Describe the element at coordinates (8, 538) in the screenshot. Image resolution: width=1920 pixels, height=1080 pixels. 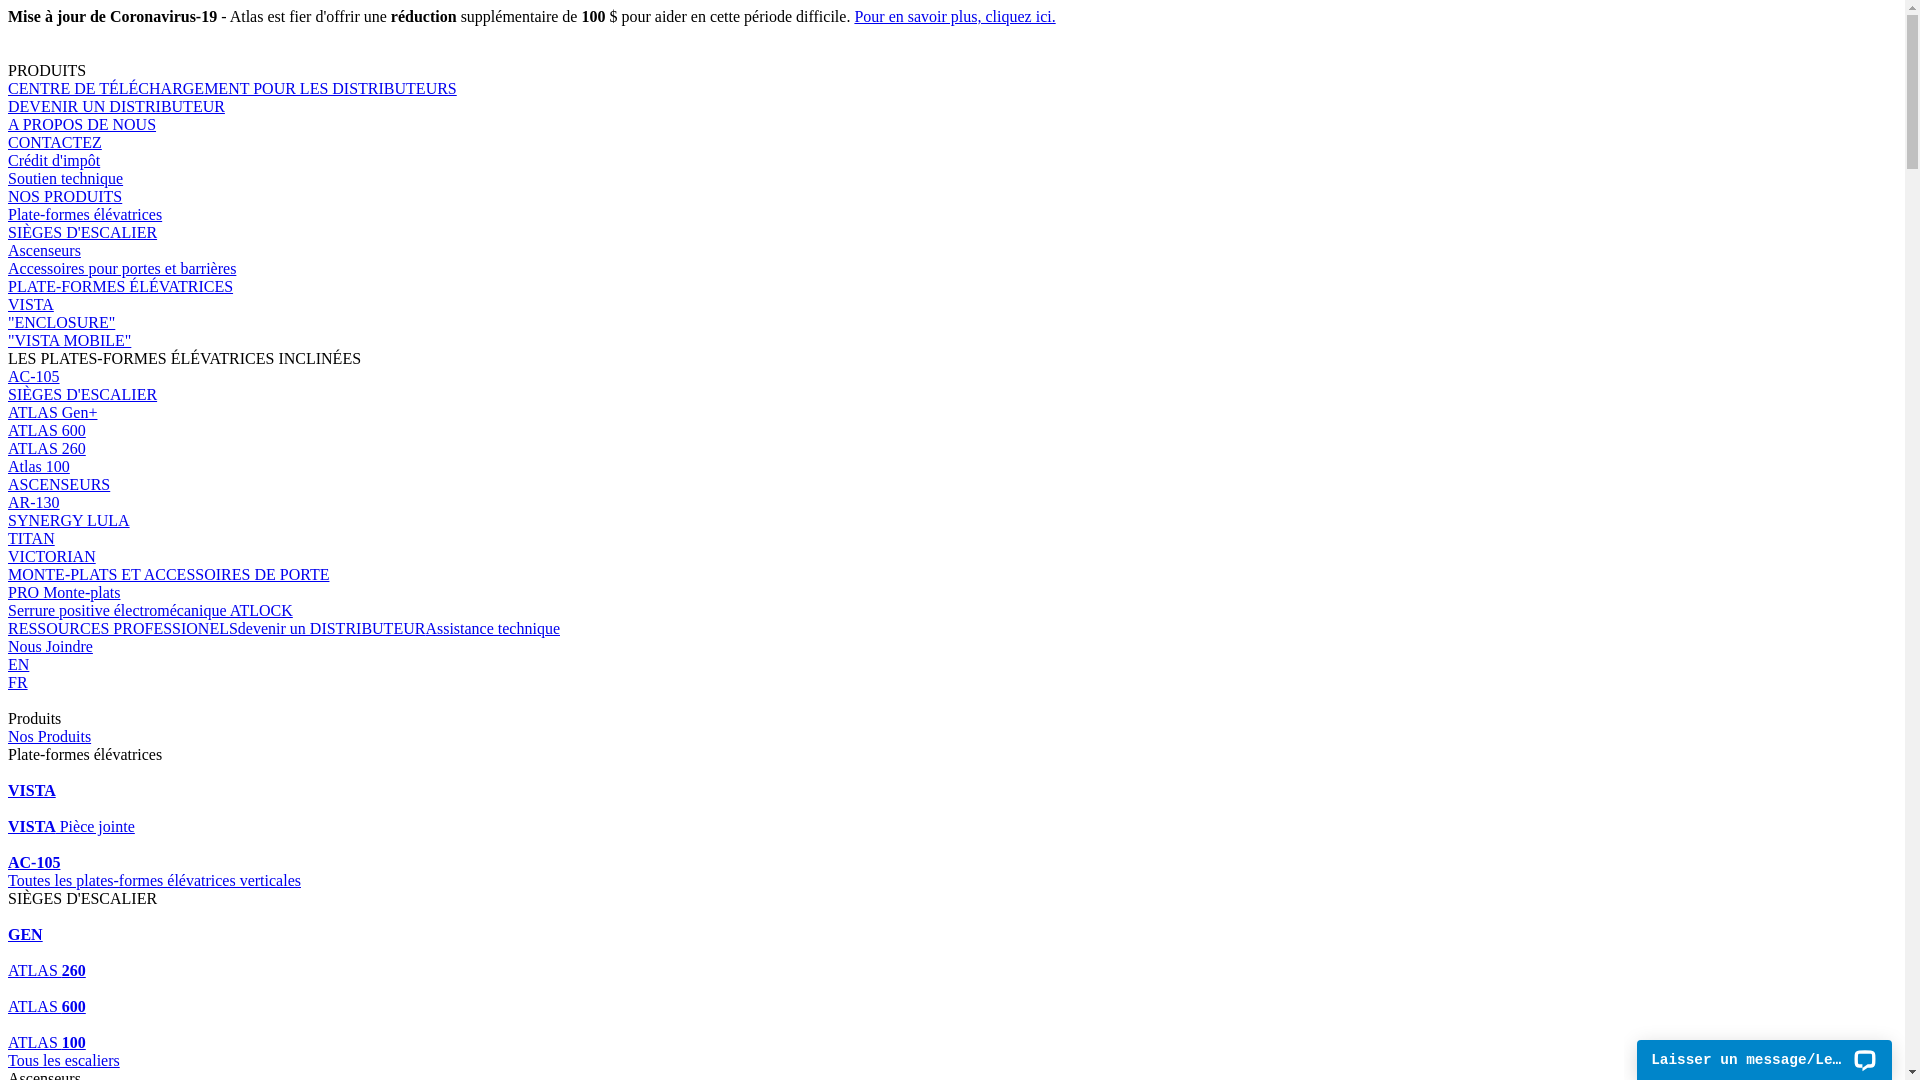
I see `'TITAN'` at that location.